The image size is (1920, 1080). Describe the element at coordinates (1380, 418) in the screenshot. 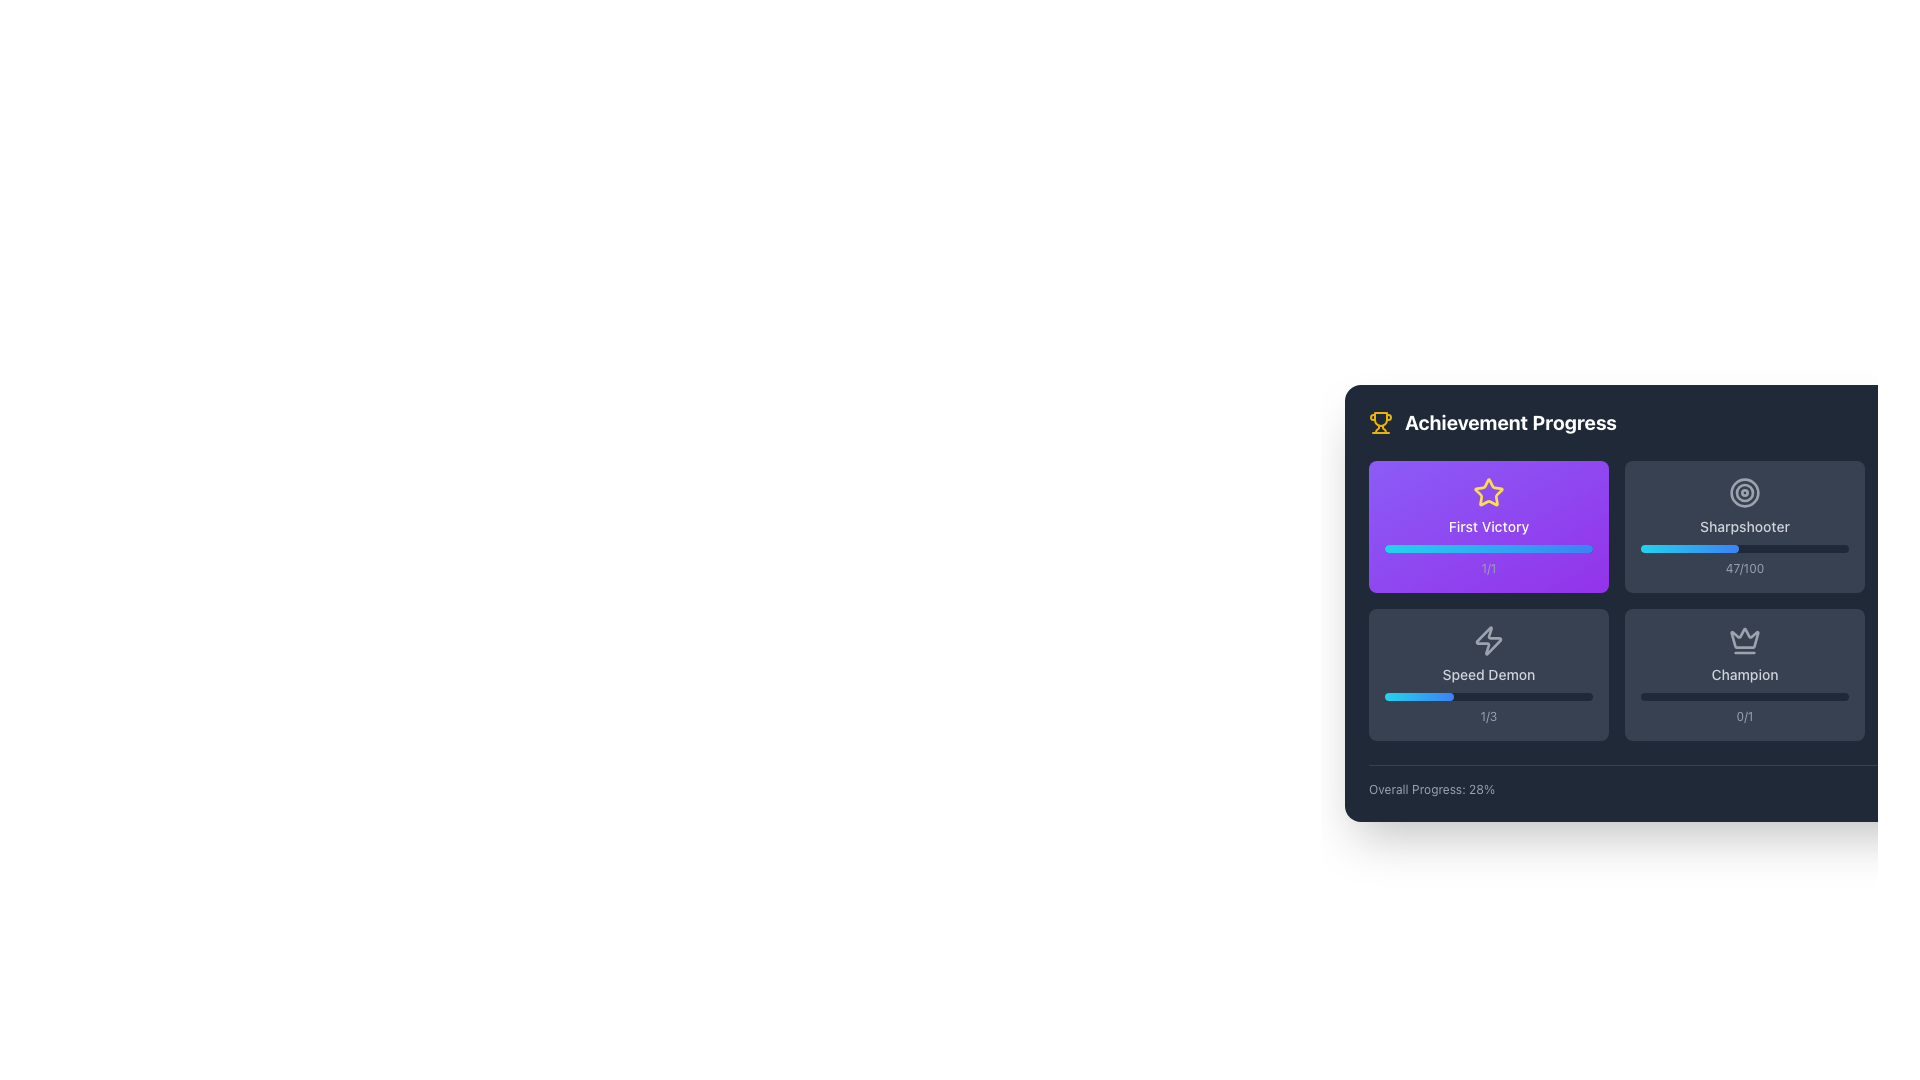

I see `central part of the graphical trophy icon element for details using developer tools` at that location.